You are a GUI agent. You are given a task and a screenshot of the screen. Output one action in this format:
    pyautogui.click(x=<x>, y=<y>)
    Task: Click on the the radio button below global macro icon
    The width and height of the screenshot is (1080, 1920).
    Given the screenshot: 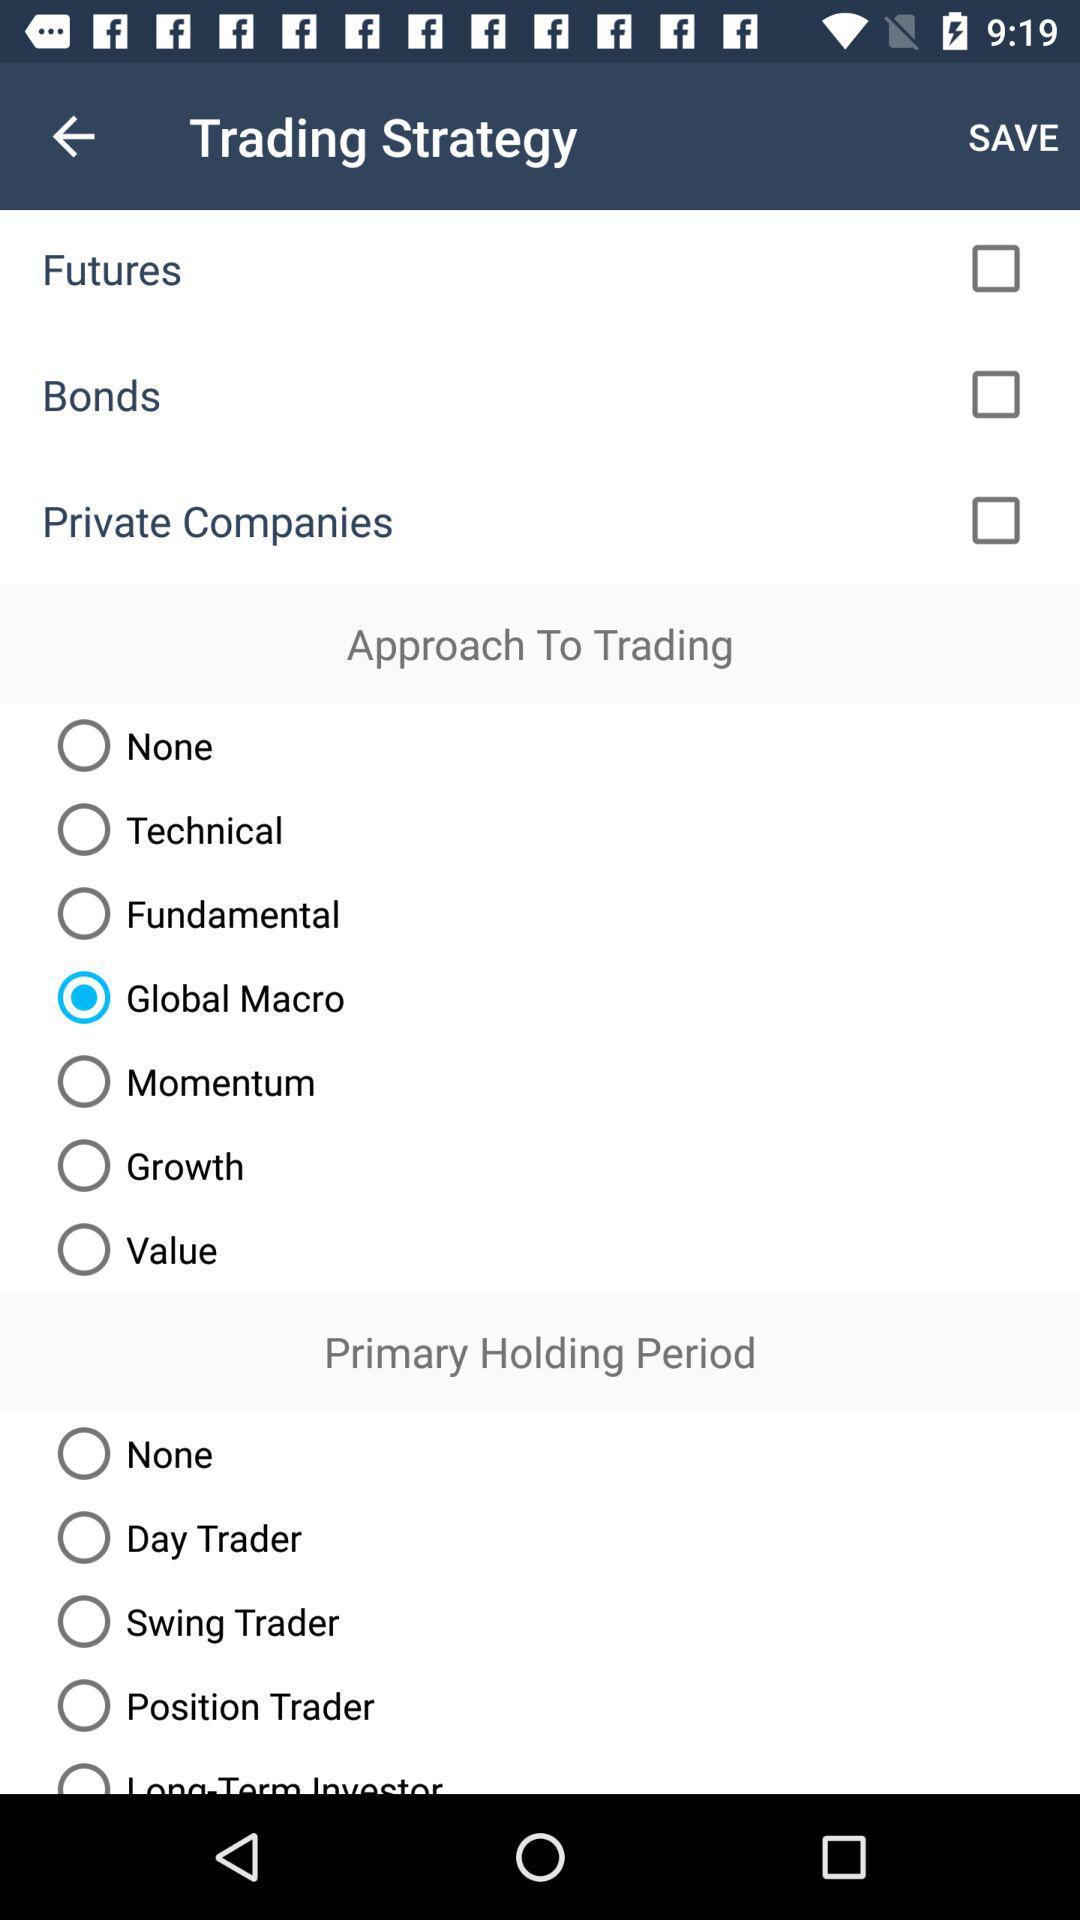 What is the action you would take?
    pyautogui.click(x=177, y=1080)
    